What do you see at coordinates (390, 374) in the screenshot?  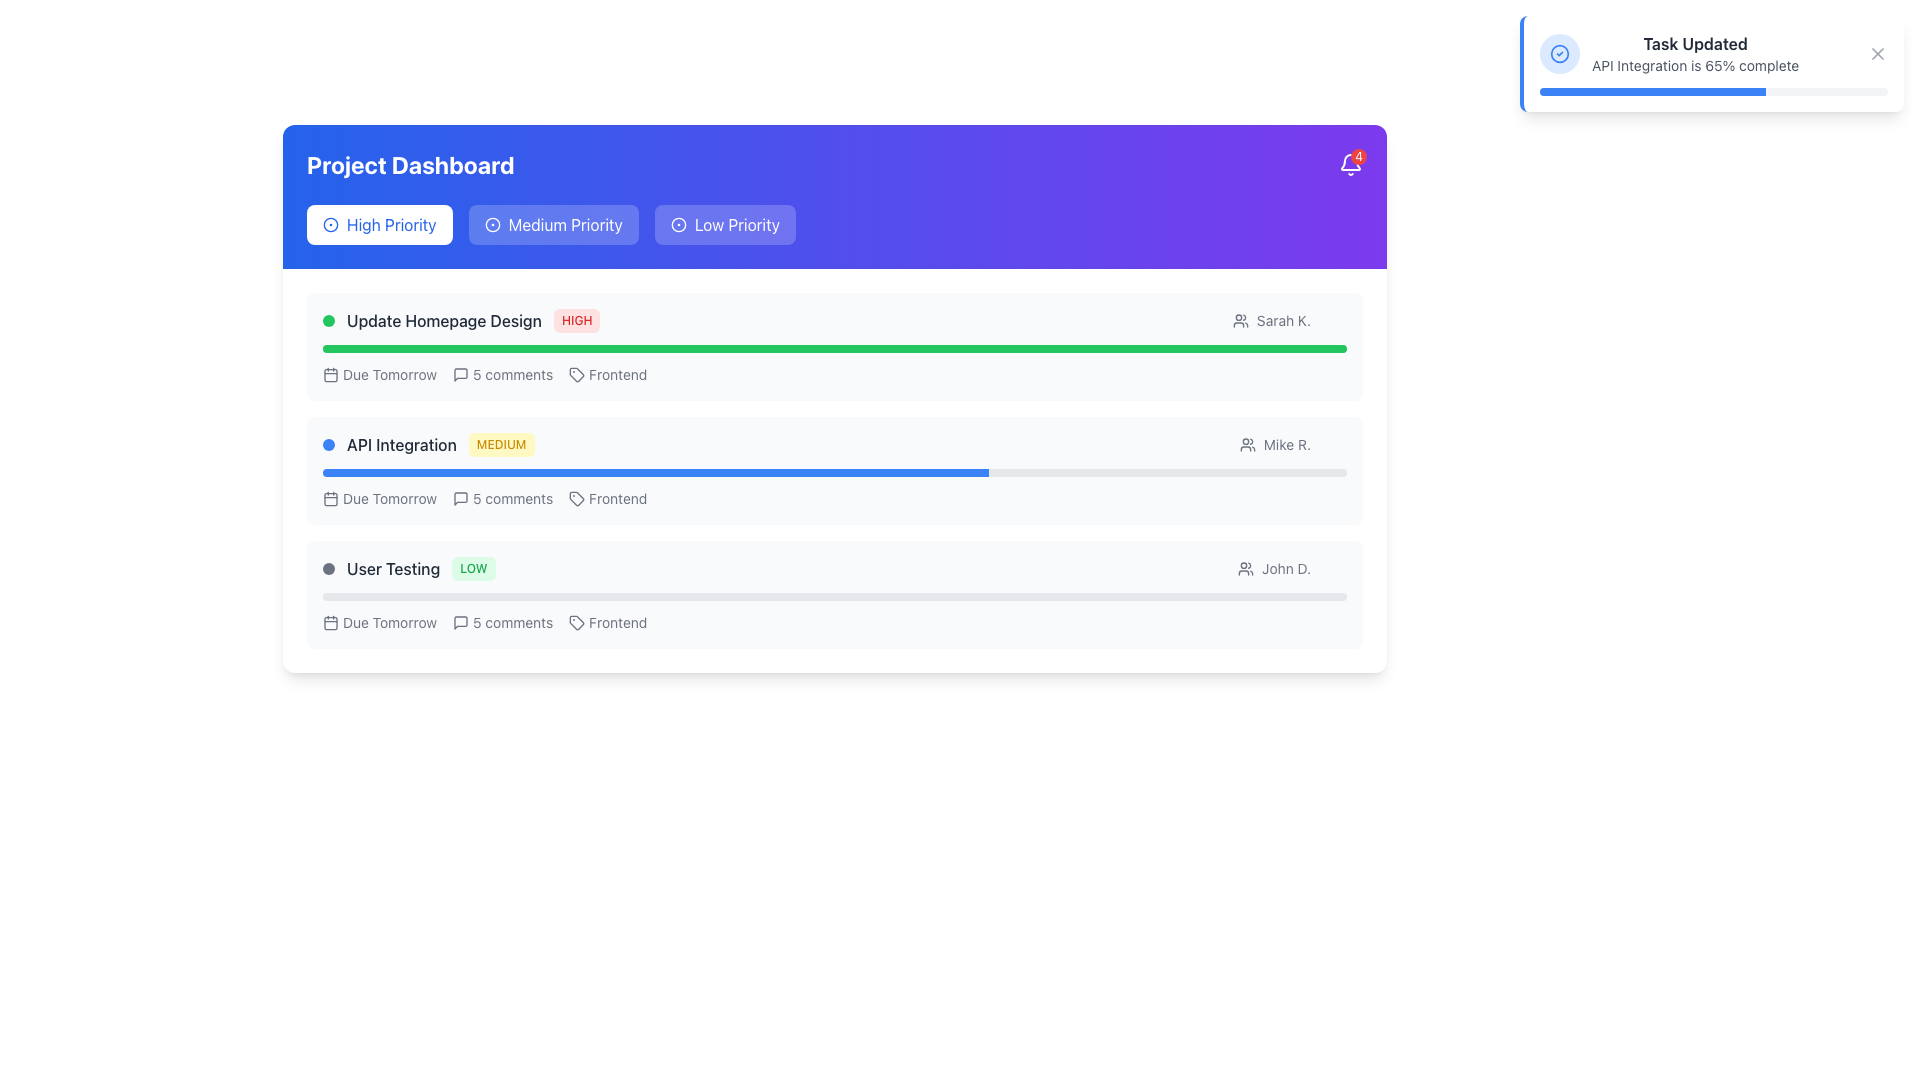 I see `the text label displaying 'Due Tomorrow', which is styled in gray and positioned next to a calendar icon in the 'Update Homepage Design' task entry on the Project Dashboard` at bounding box center [390, 374].